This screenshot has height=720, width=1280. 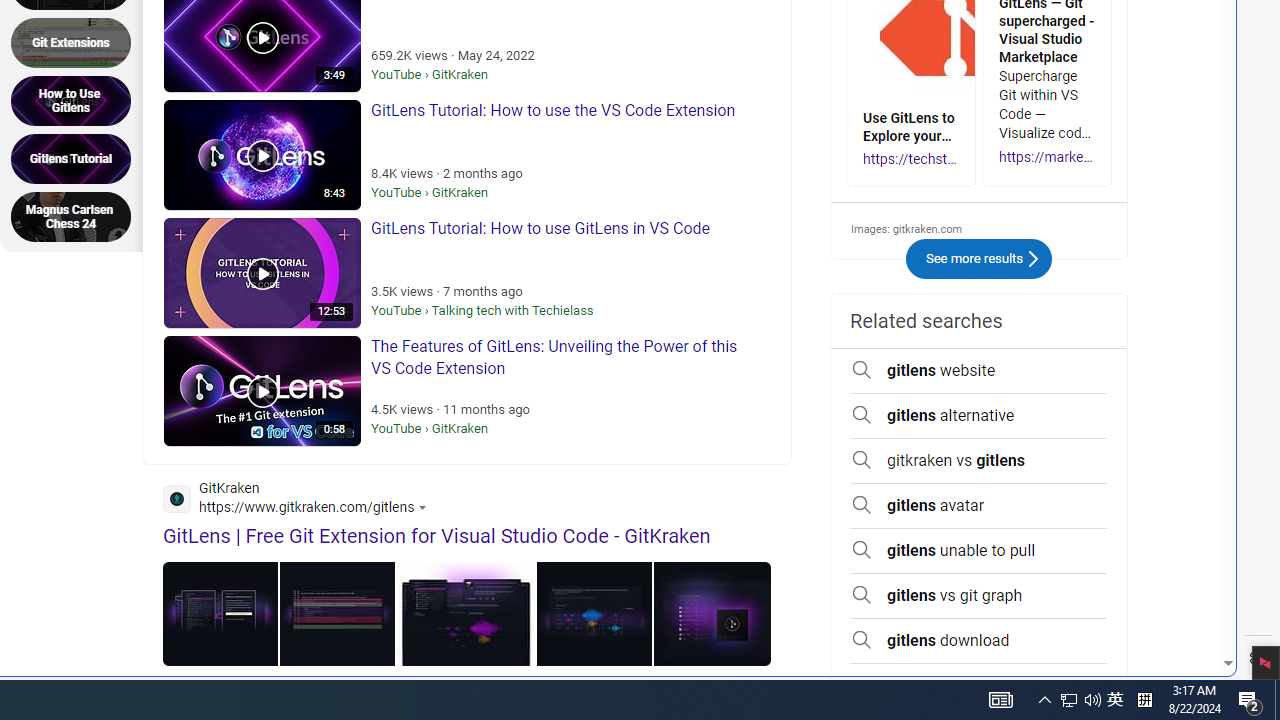 What do you see at coordinates (979, 594) in the screenshot?
I see `'gitlens vs git graph'` at bounding box center [979, 594].